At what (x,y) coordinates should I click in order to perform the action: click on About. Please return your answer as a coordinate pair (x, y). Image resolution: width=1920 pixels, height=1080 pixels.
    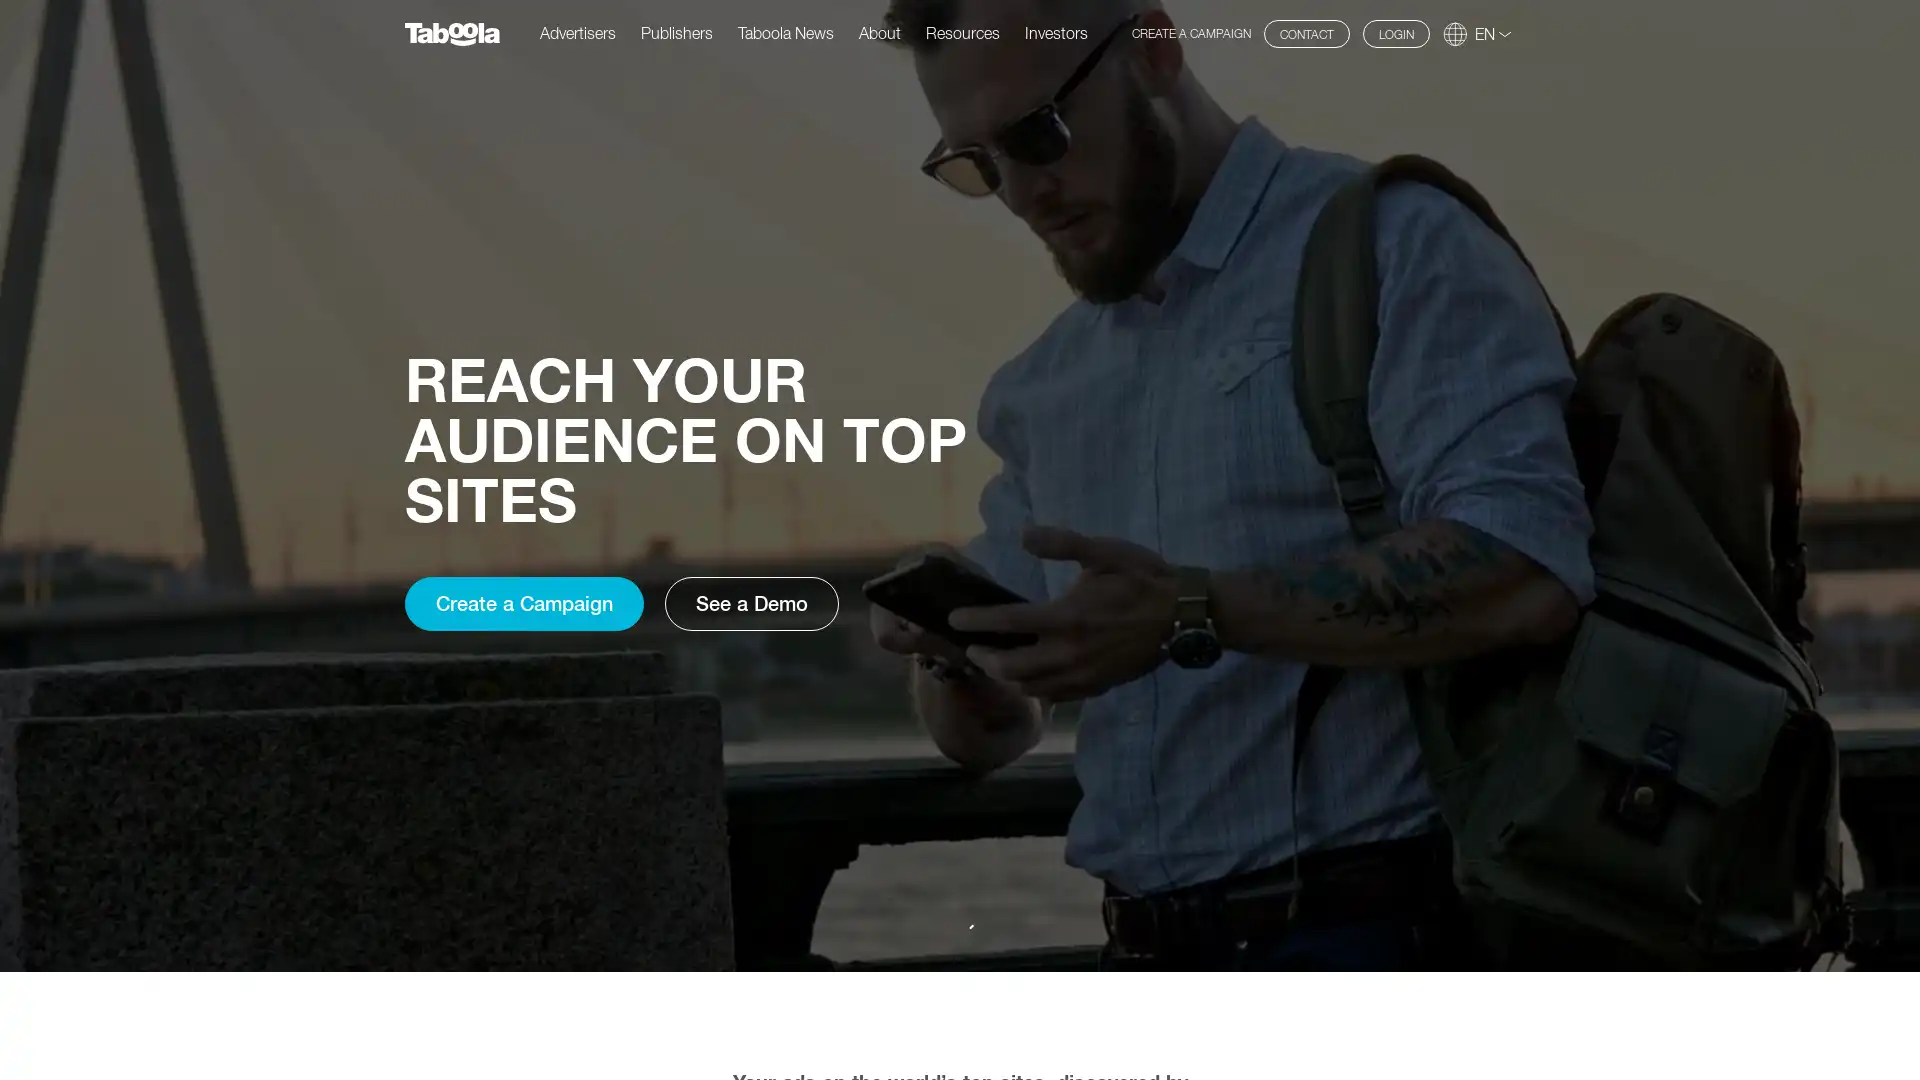
    Looking at the image, I should click on (879, 32).